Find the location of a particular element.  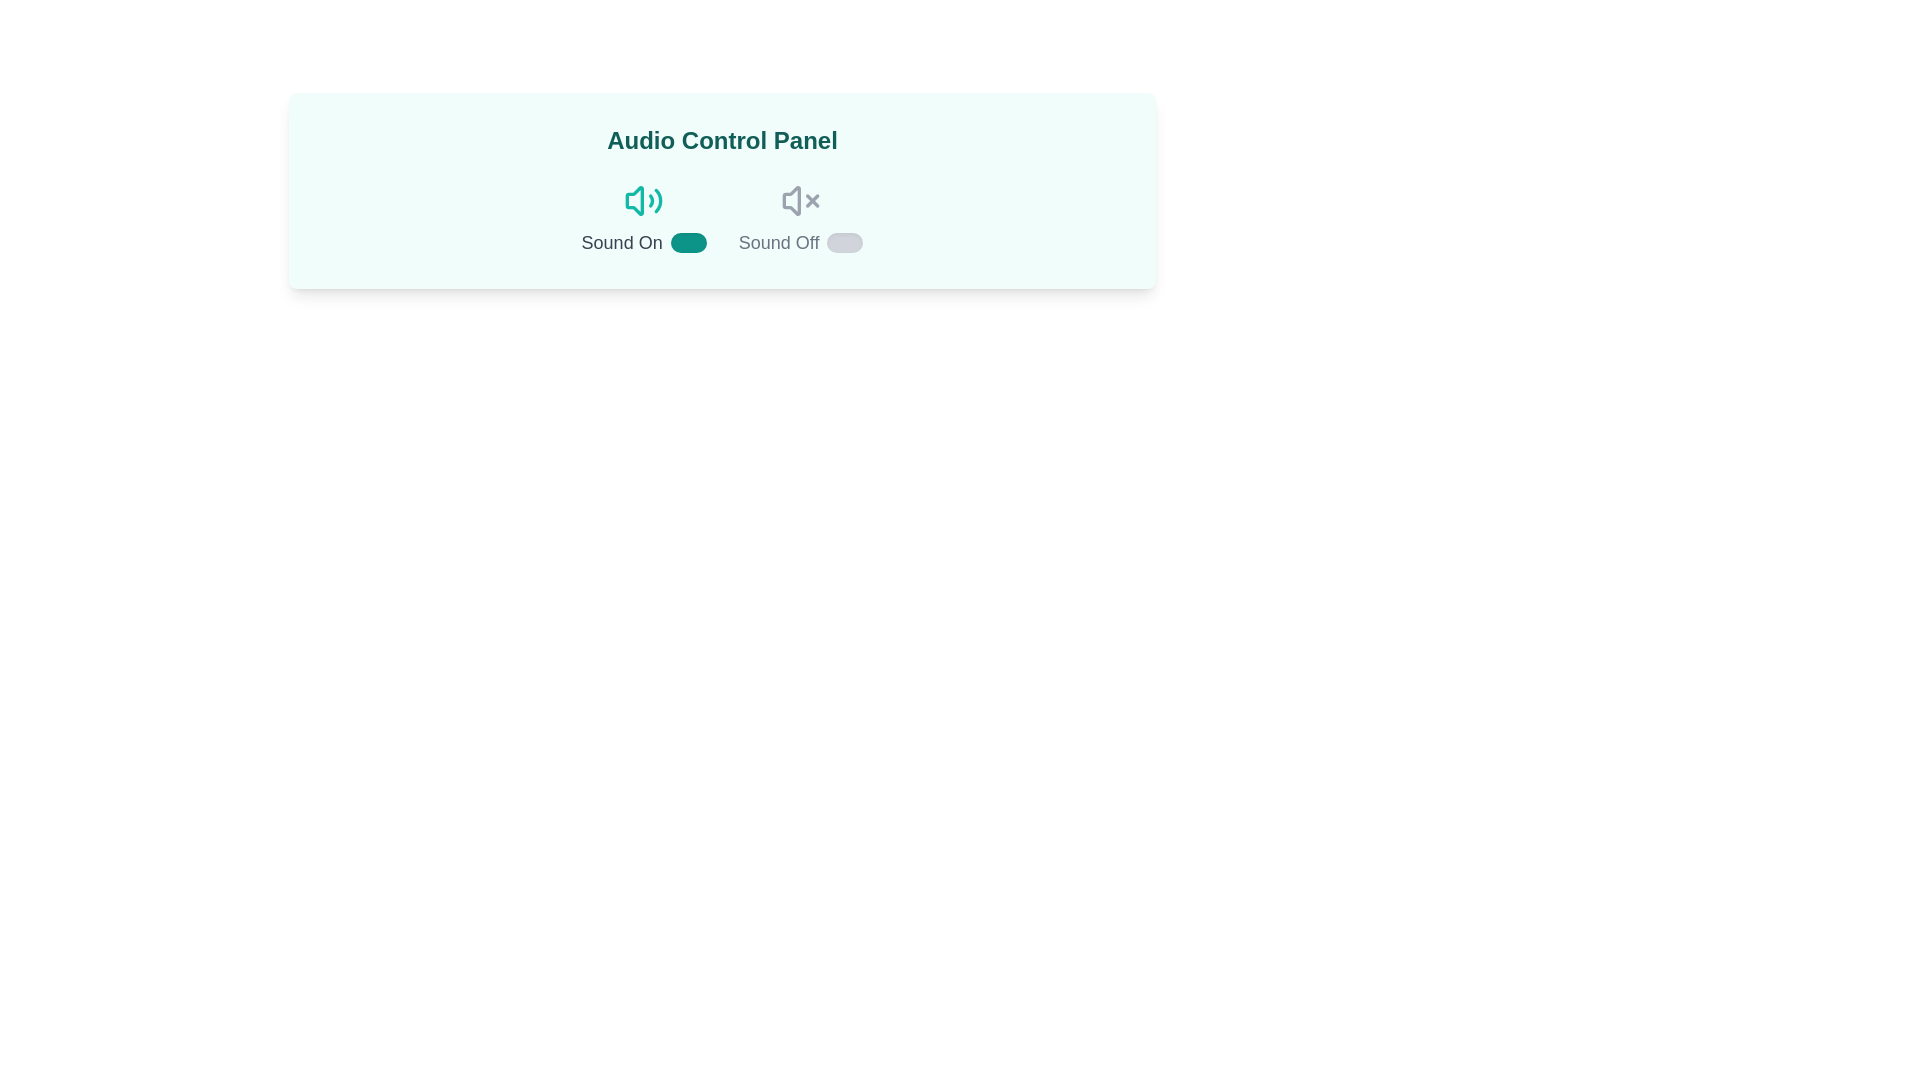

the toggle switch to change its state is located at coordinates (688, 242).